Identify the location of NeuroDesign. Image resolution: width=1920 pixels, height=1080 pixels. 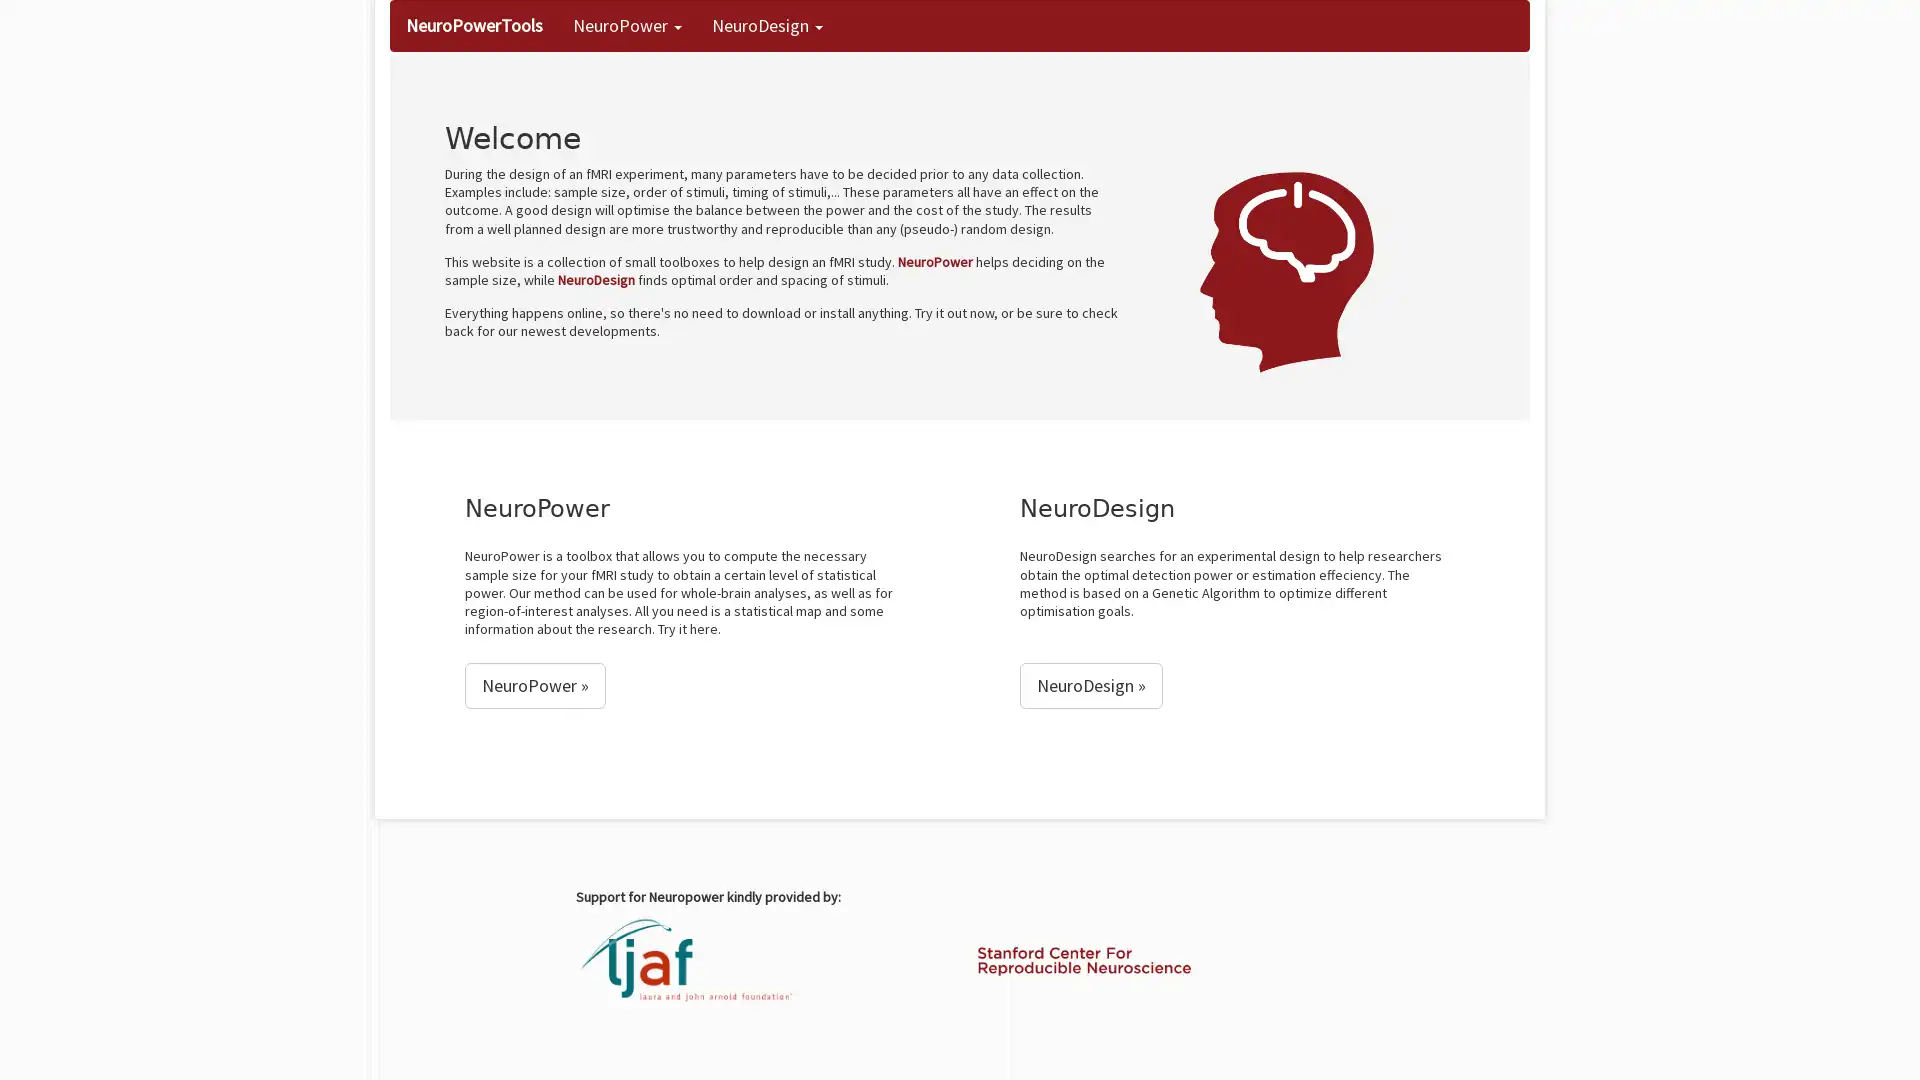
(1090, 685).